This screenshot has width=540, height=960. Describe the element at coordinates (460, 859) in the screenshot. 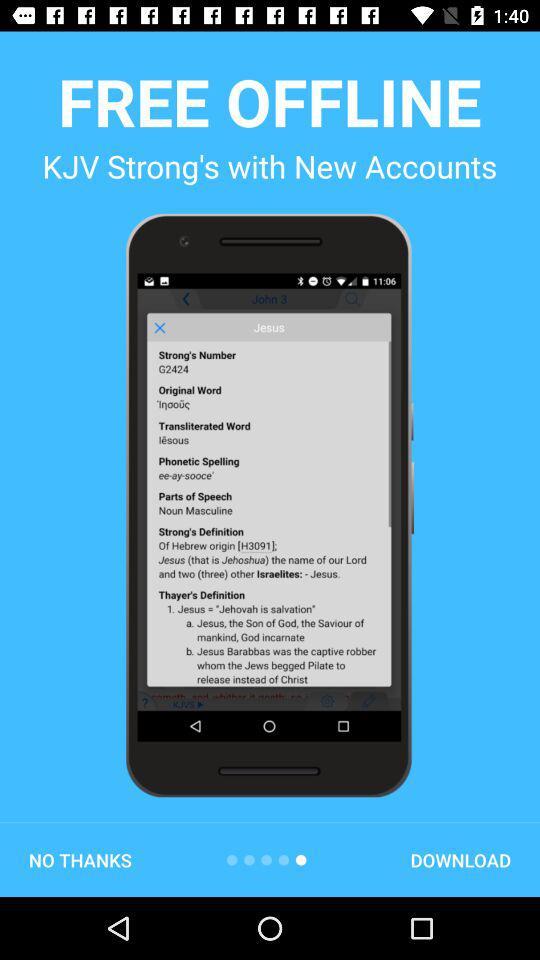

I see `icon at the bottom right corner` at that location.